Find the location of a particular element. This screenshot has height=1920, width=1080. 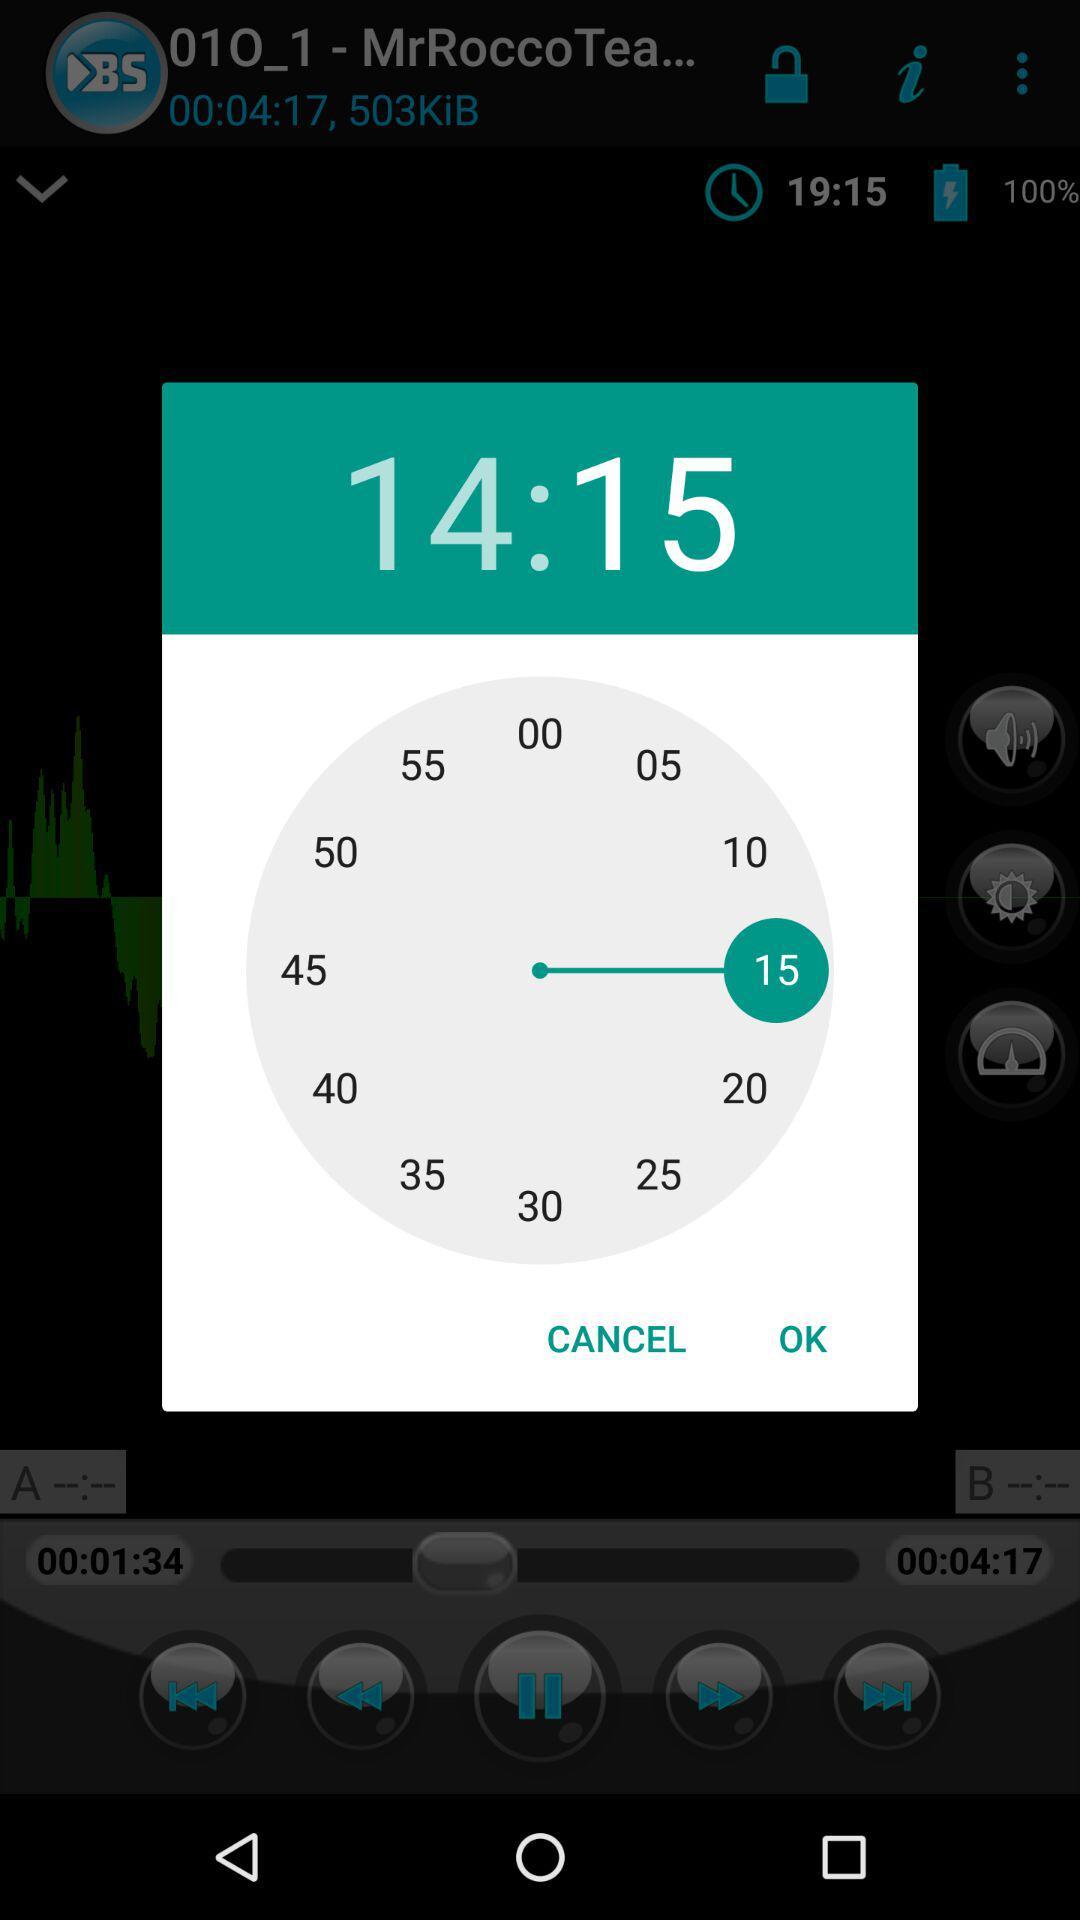

icon next to ok icon is located at coordinates (615, 1338).